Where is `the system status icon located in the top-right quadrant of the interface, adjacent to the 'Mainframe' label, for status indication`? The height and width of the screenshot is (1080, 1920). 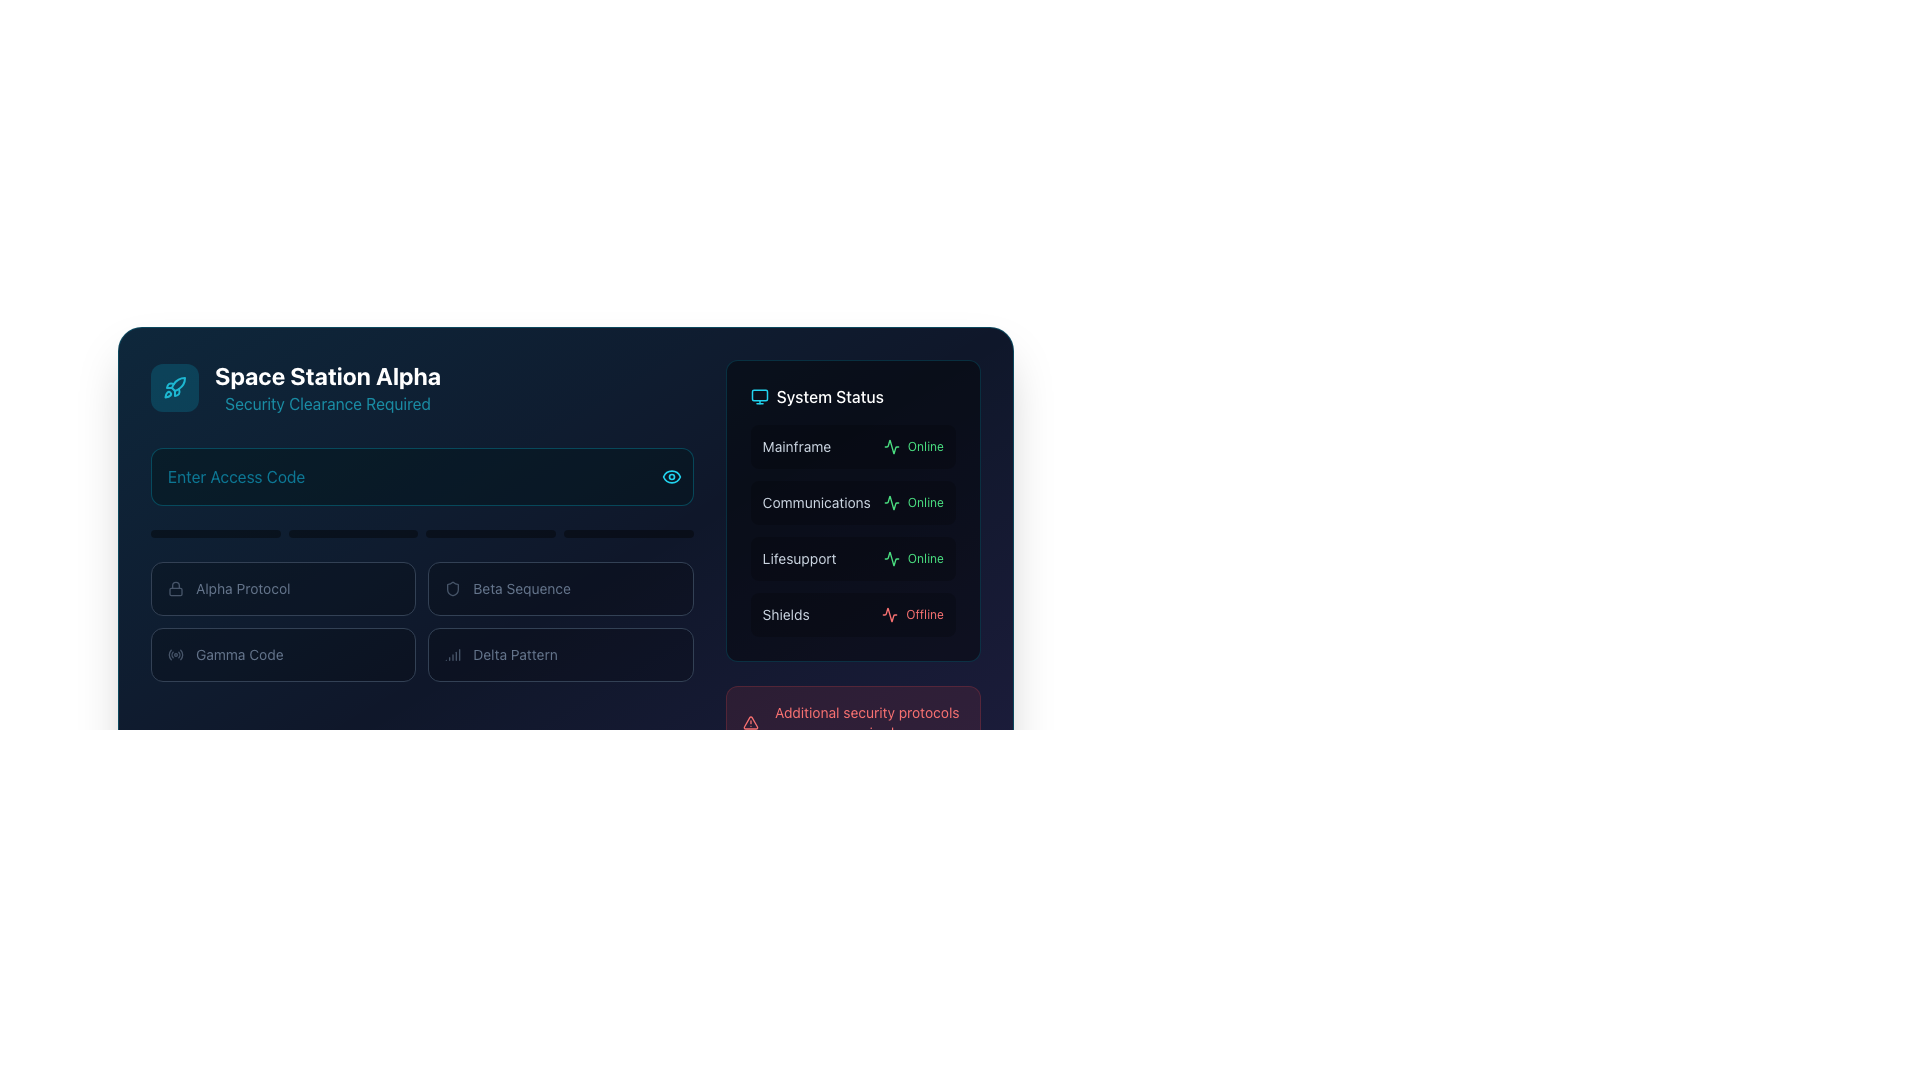
the system status icon located in the top-right quadrant of the interface, adjacent to the 'Mainframe' label, for status indication is located at coordinates (890, 501).